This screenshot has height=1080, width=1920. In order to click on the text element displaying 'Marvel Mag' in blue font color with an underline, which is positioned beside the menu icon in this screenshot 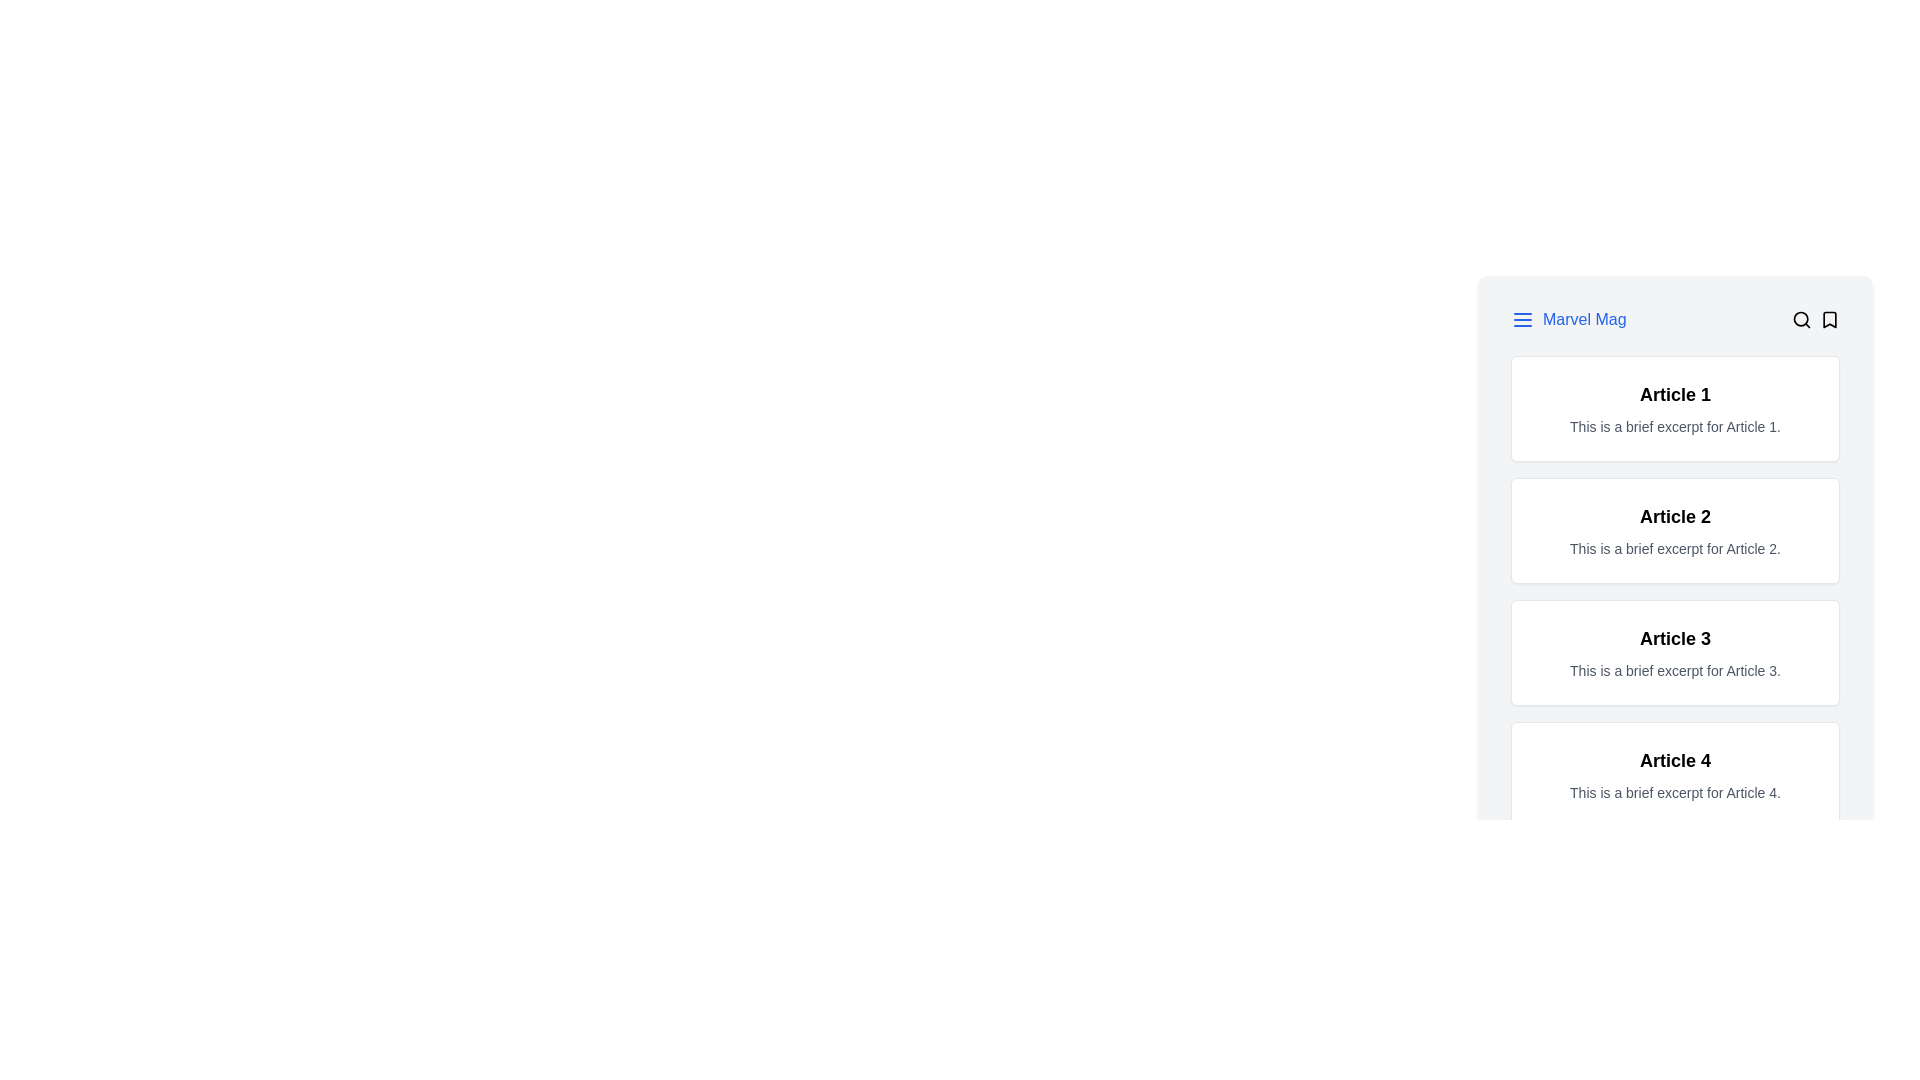, I will do `click(1567, 319)`.